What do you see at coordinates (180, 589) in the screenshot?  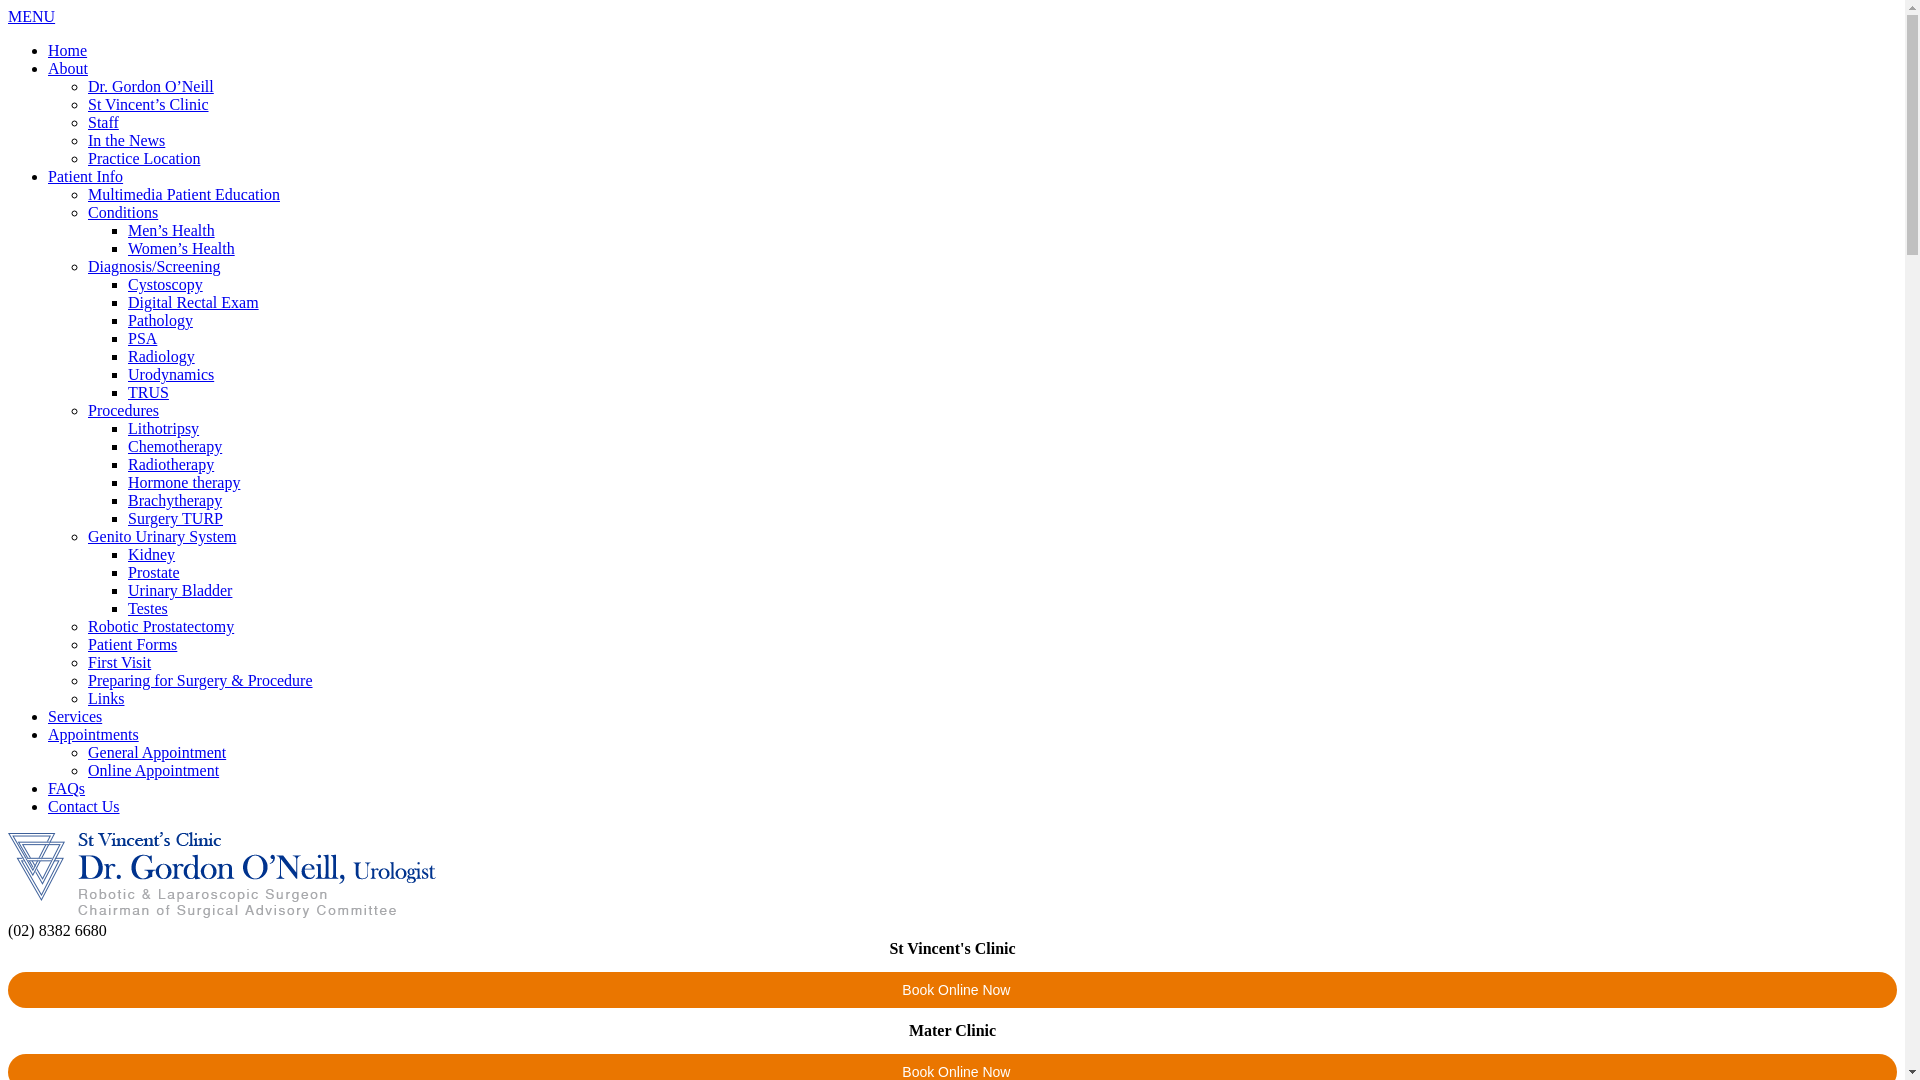 I see `'Urinary Bladder'` at bounding box center [180, 589].